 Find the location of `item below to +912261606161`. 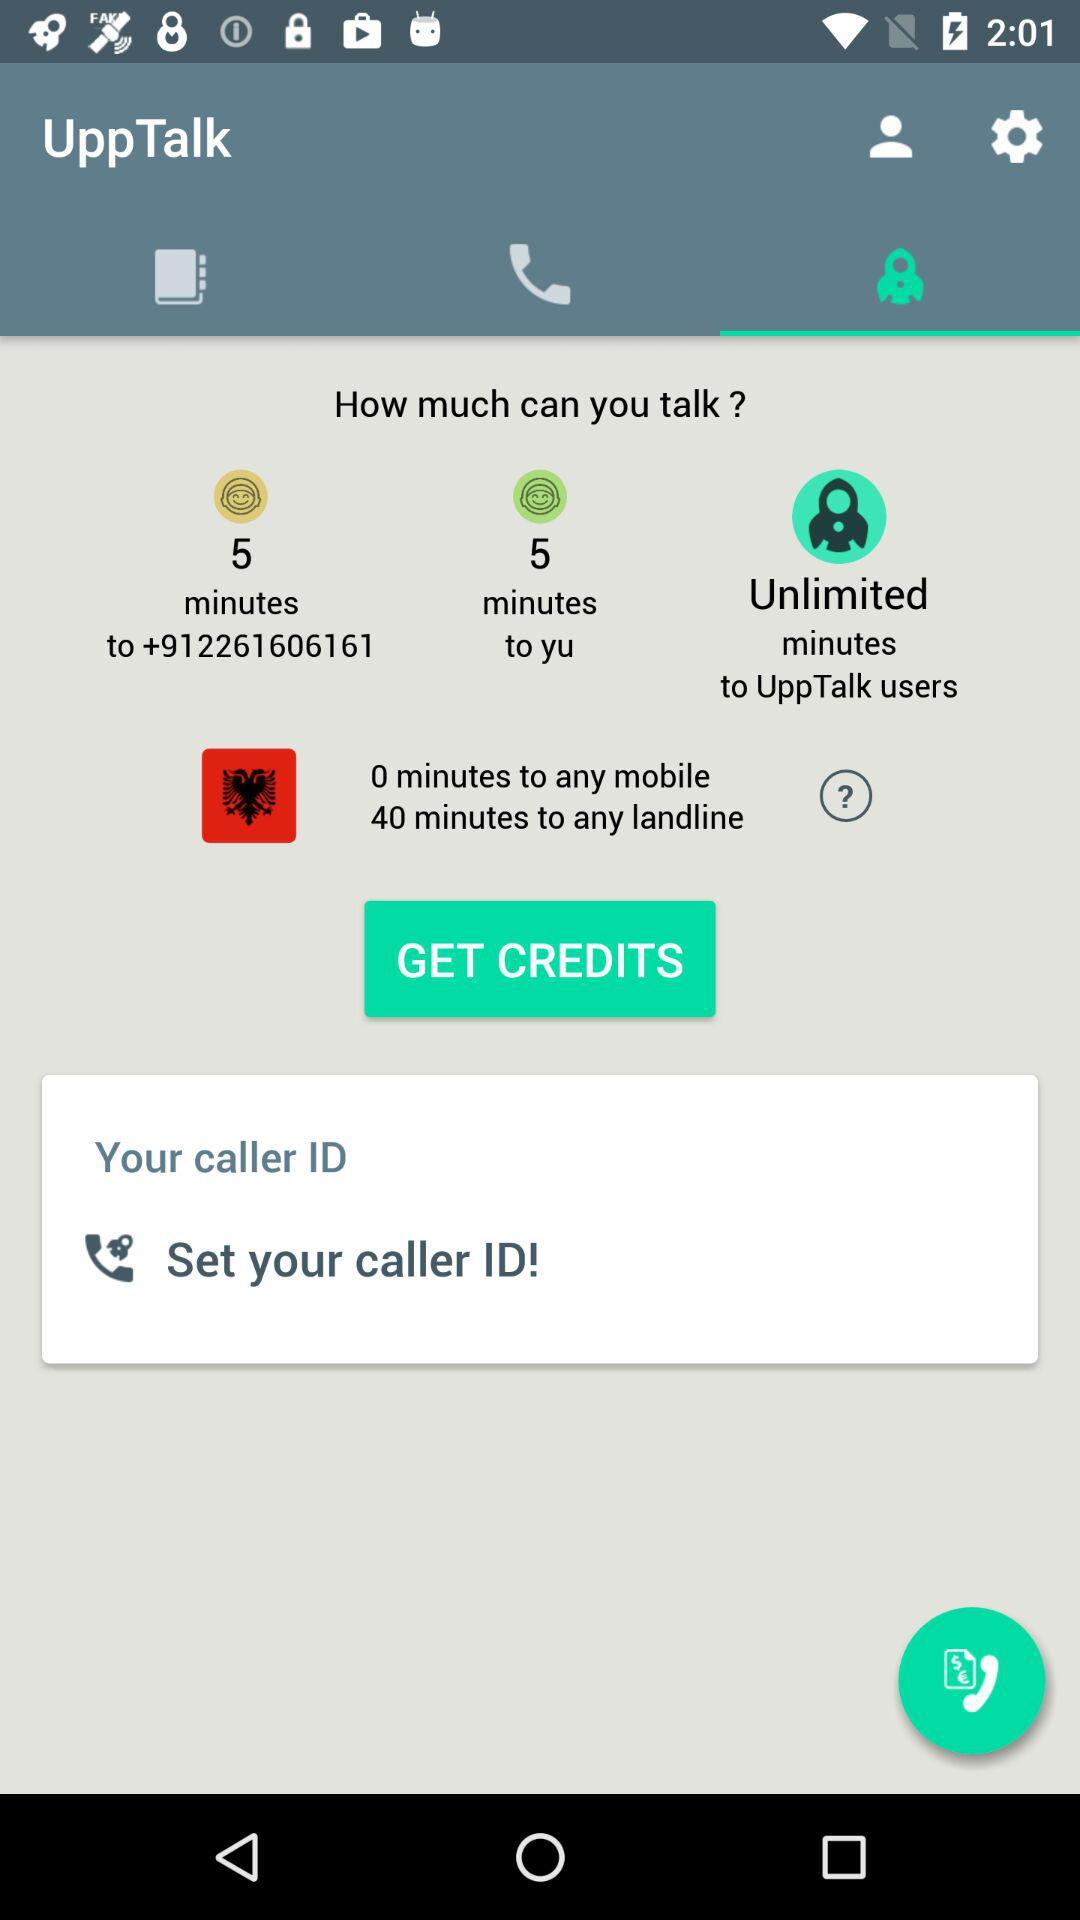

item below to +912261606161 is located at coordinates (248, 794).